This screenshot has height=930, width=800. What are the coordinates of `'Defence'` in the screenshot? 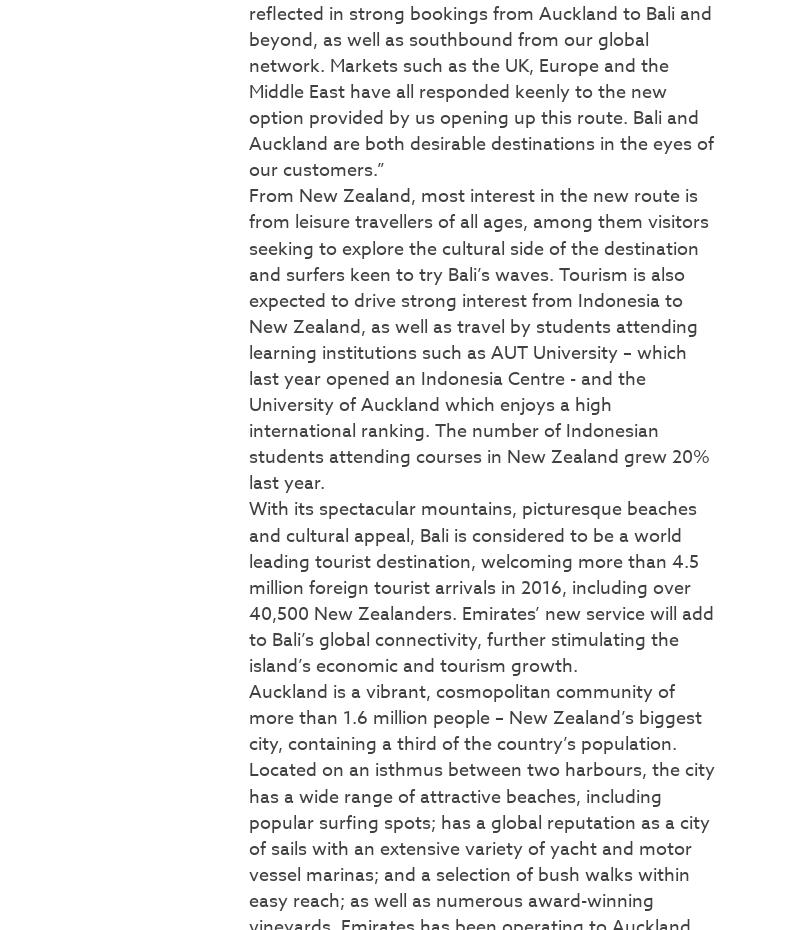 It's located at (42, 207).